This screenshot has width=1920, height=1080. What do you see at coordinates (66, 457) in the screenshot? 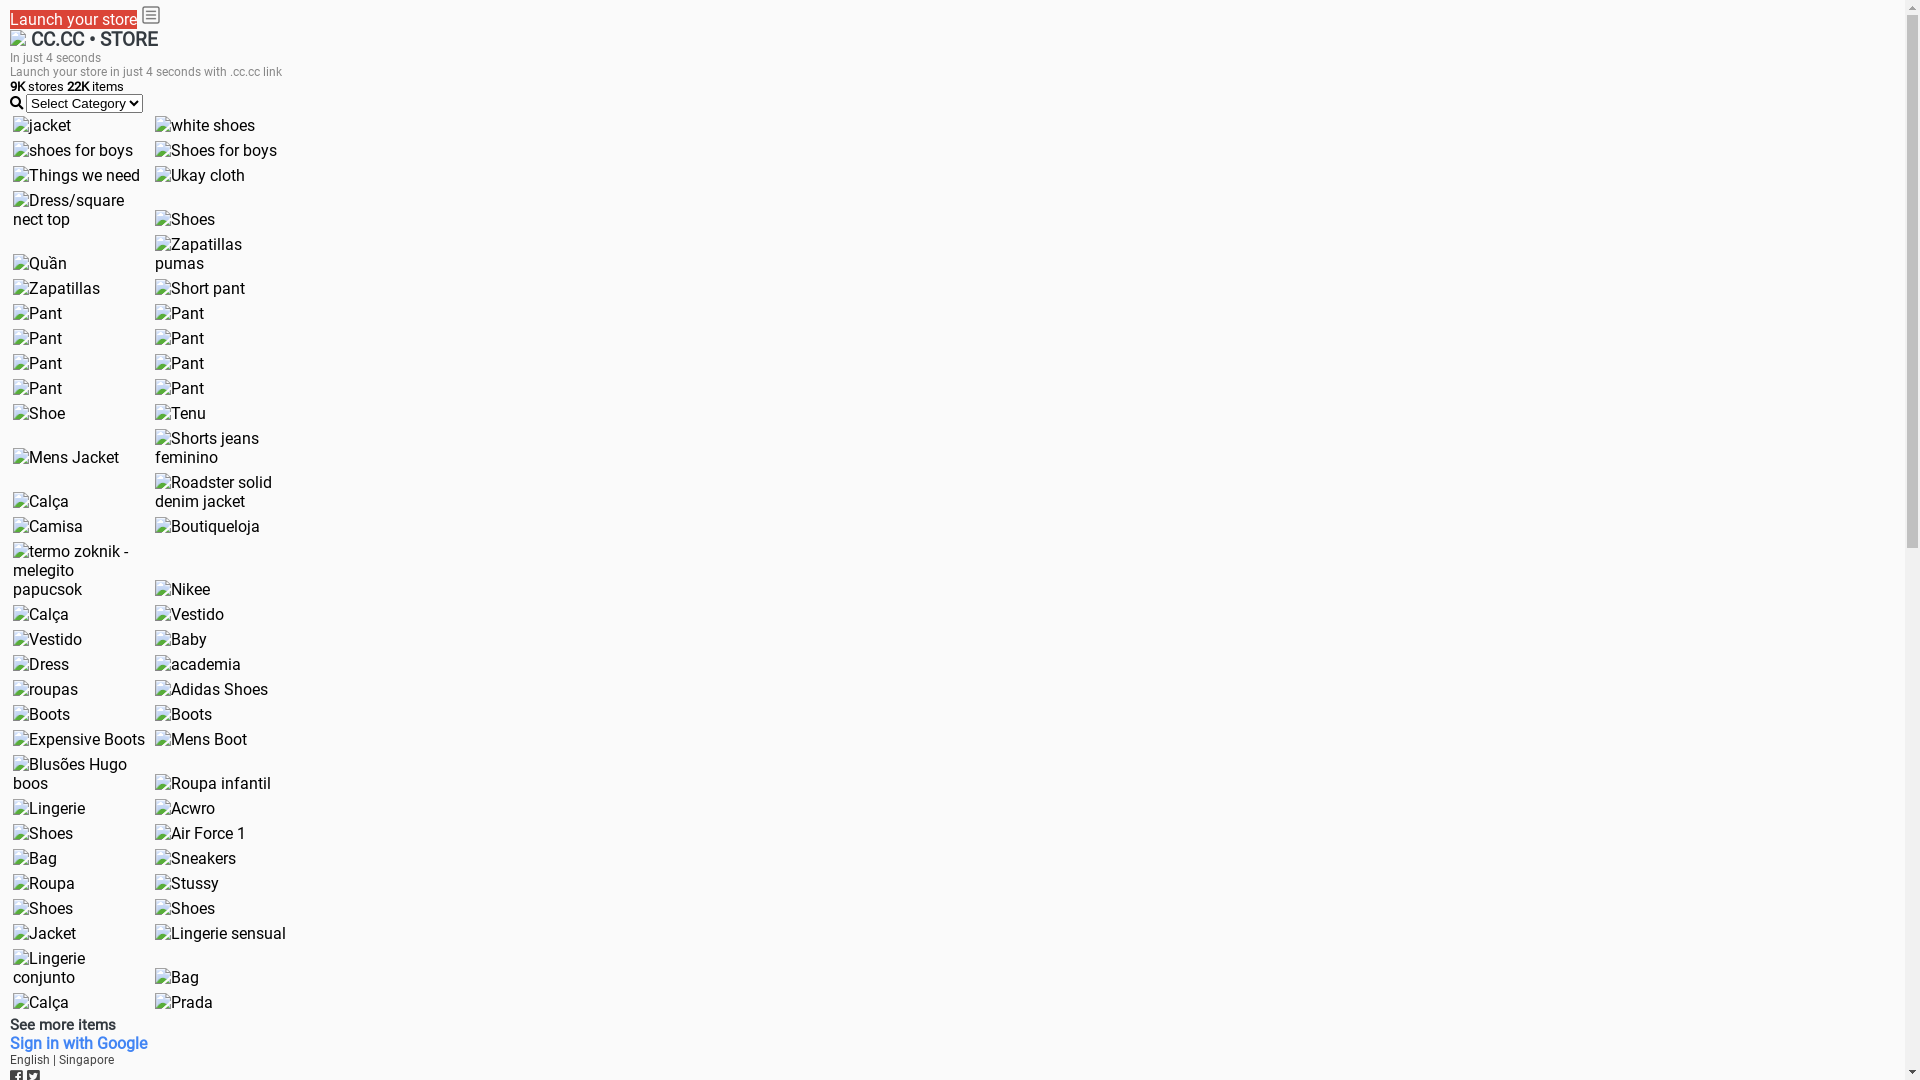
I see `'Mens Jacket'` at bounding box center [66, 457].